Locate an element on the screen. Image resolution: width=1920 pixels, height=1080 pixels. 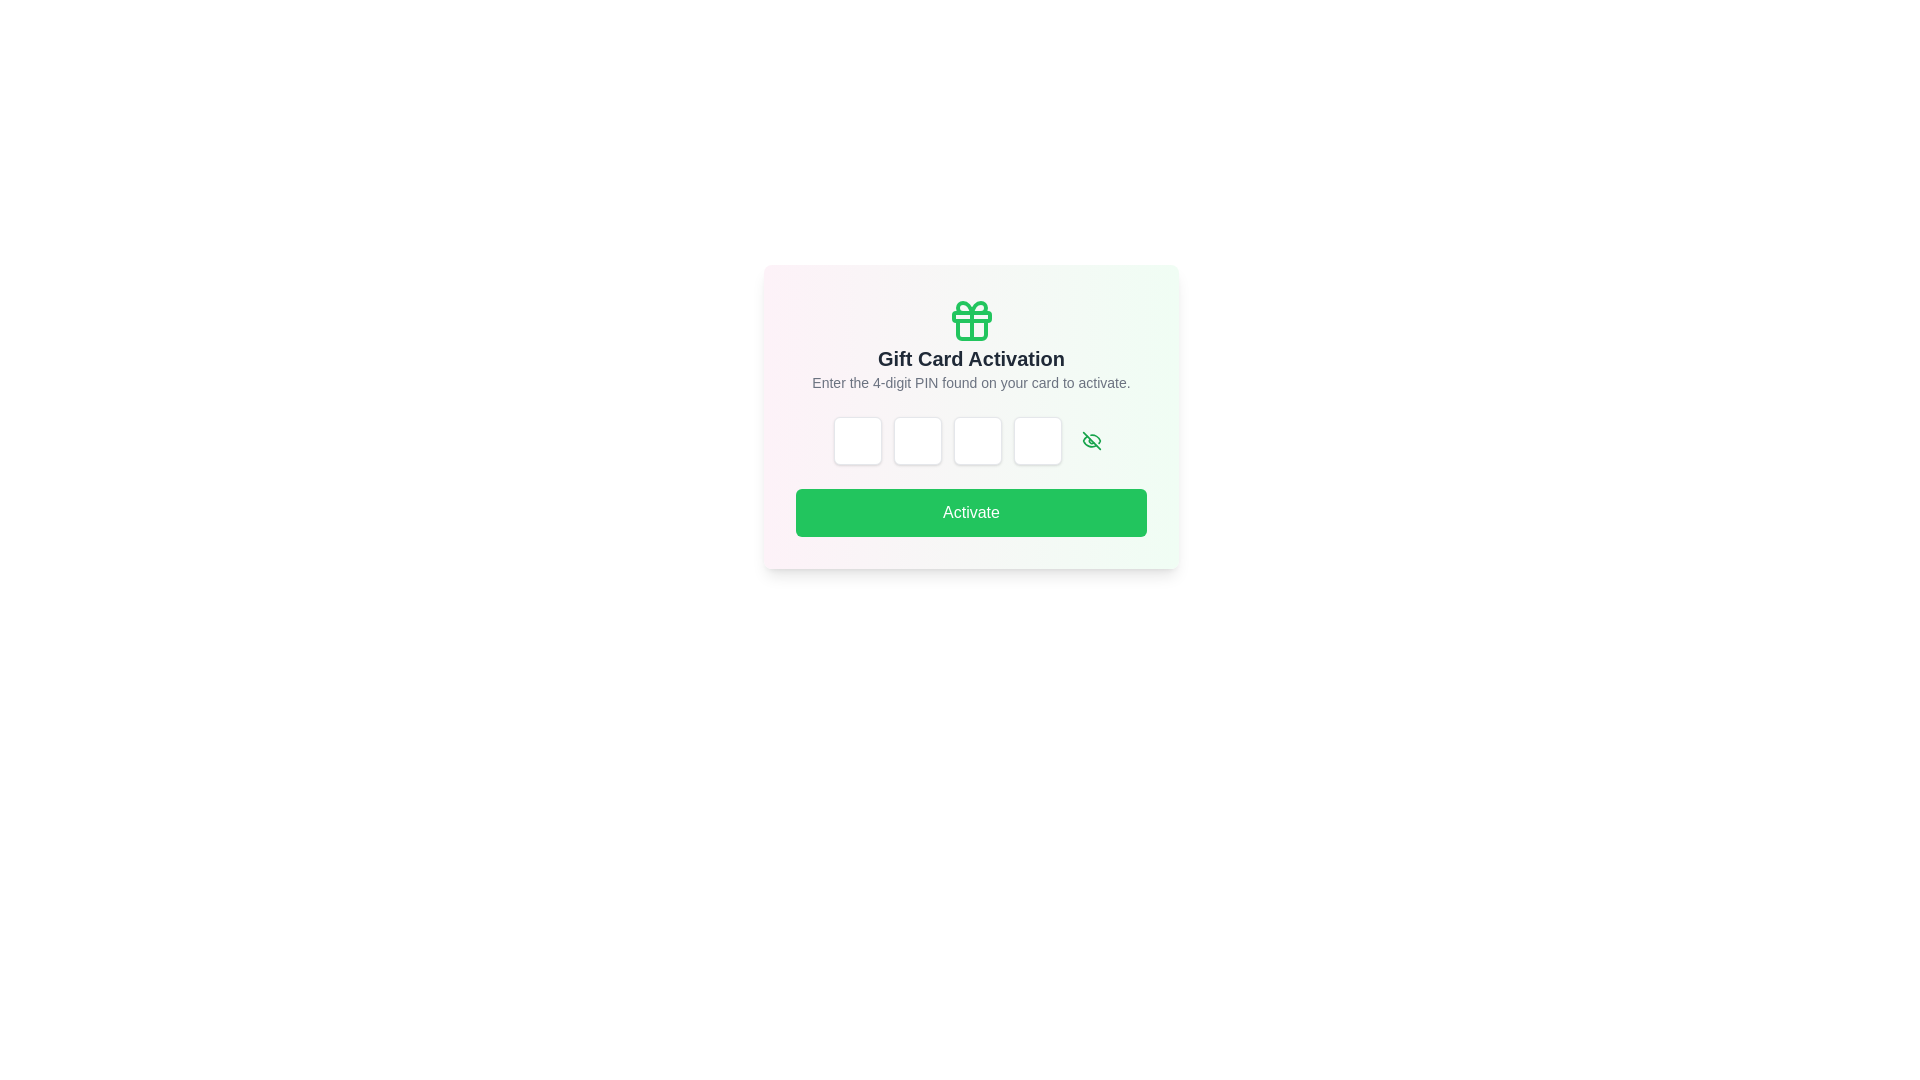
the crossed-out eye icon located to the right of the last PIN input box is located at coordinates (1090, 439).